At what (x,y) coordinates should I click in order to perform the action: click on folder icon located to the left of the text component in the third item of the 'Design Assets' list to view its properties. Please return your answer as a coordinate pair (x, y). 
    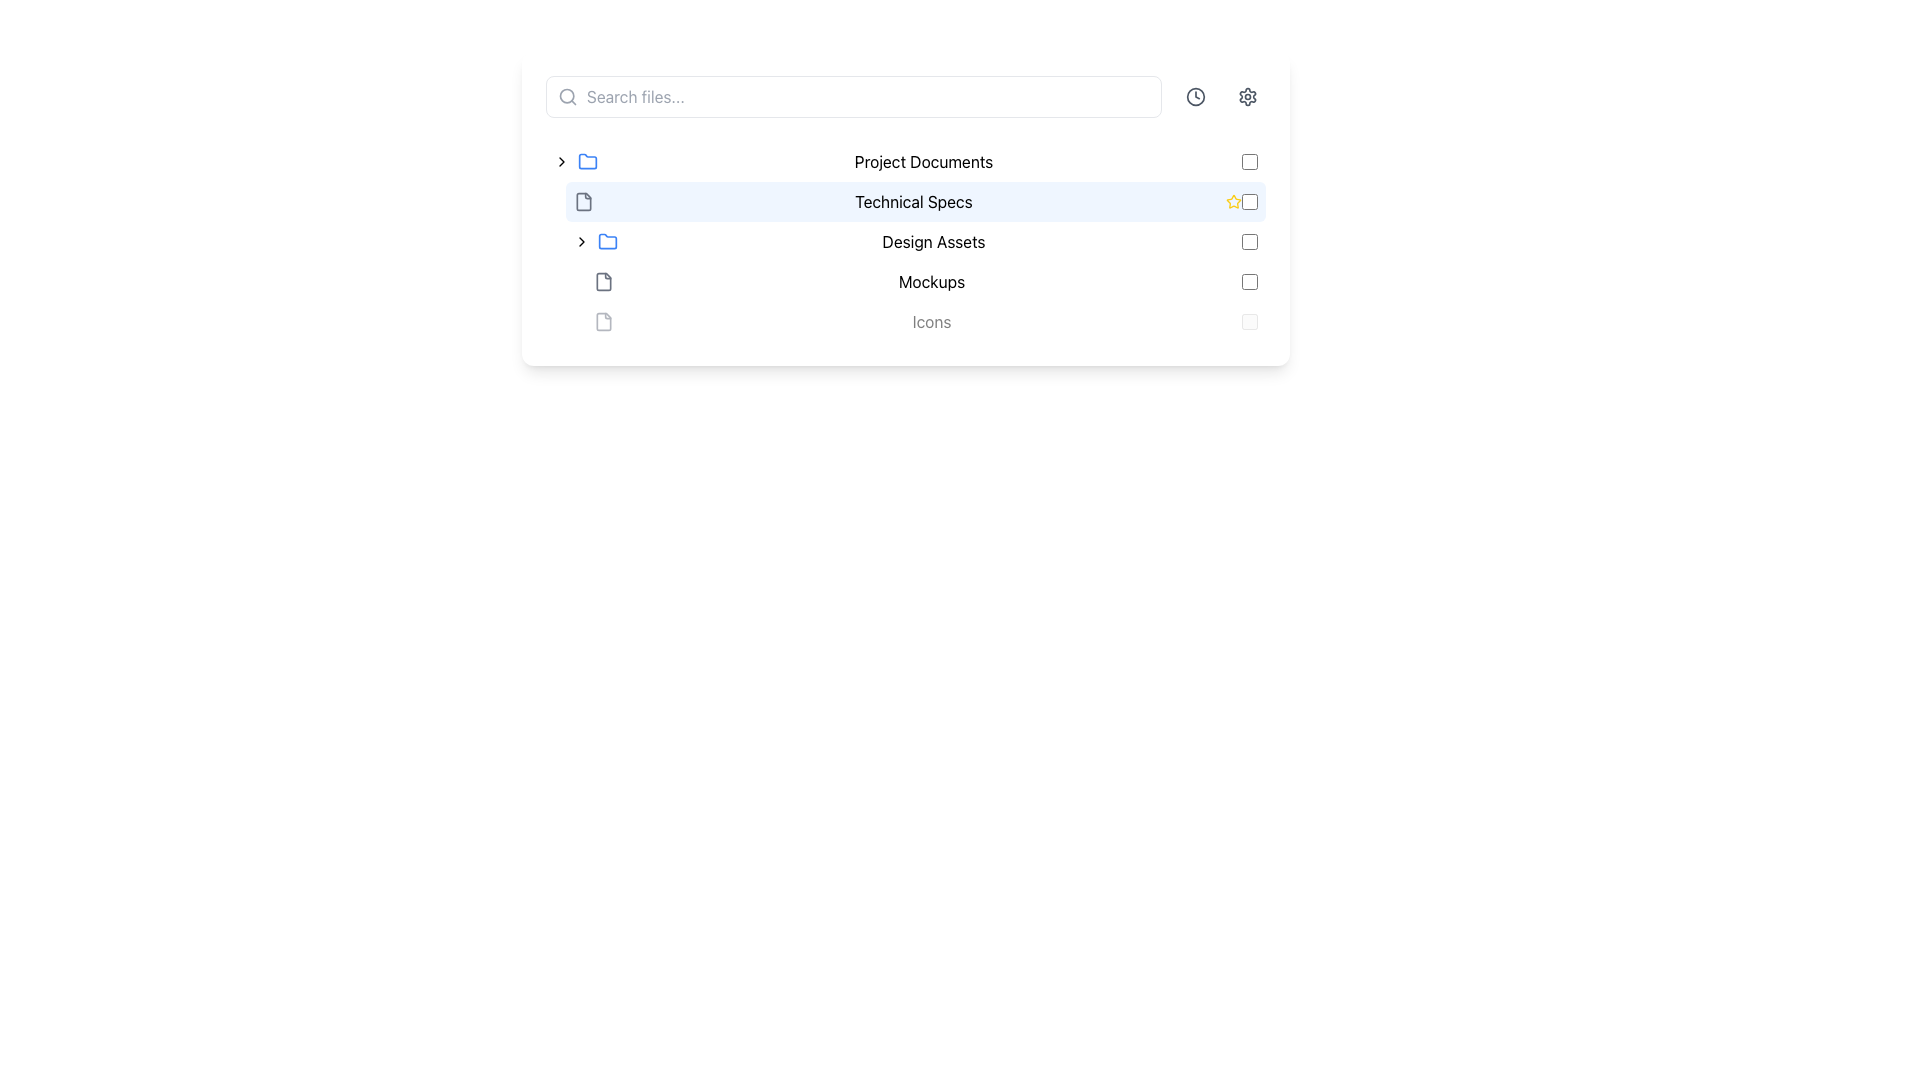
    Looking at the image, I should click on (607, 241).